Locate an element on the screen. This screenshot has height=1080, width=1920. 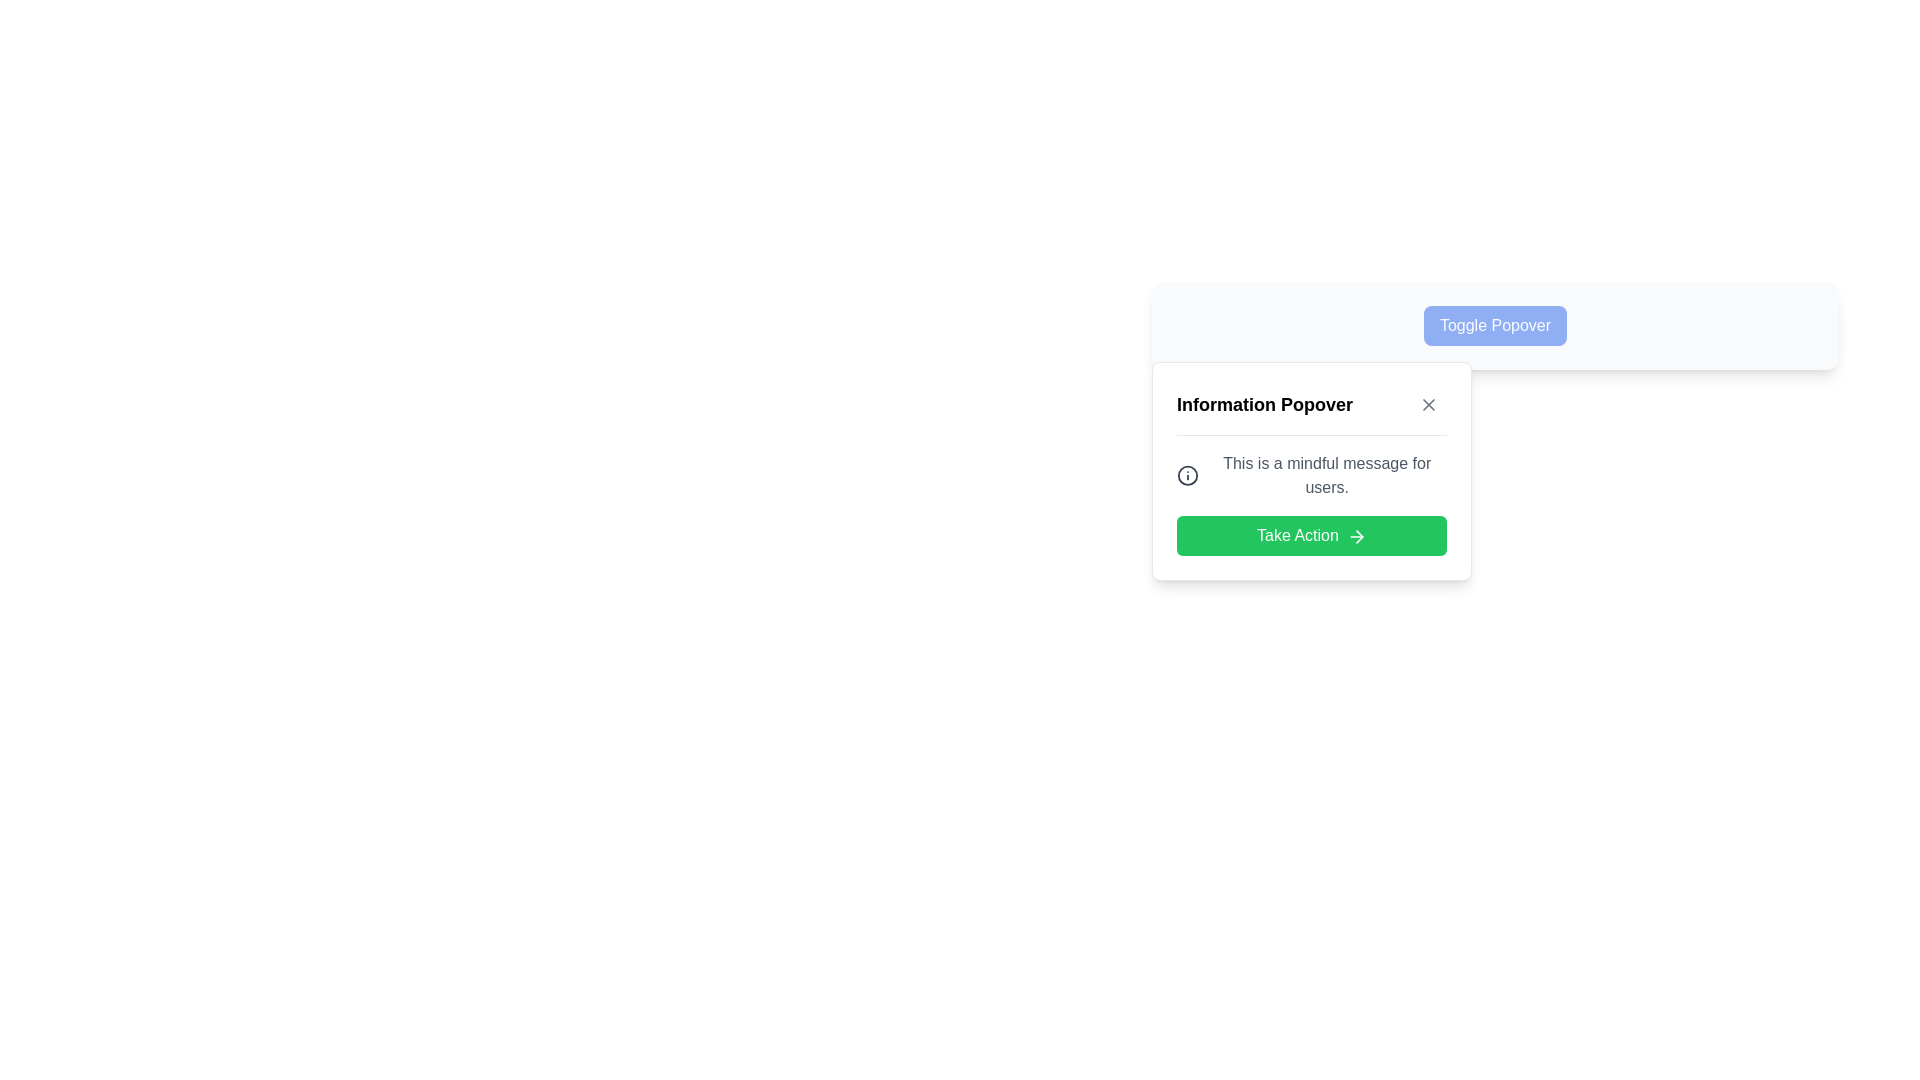
the blue button labeled 'Toggle Popover' with white text is located at coordinates (1495, 325).